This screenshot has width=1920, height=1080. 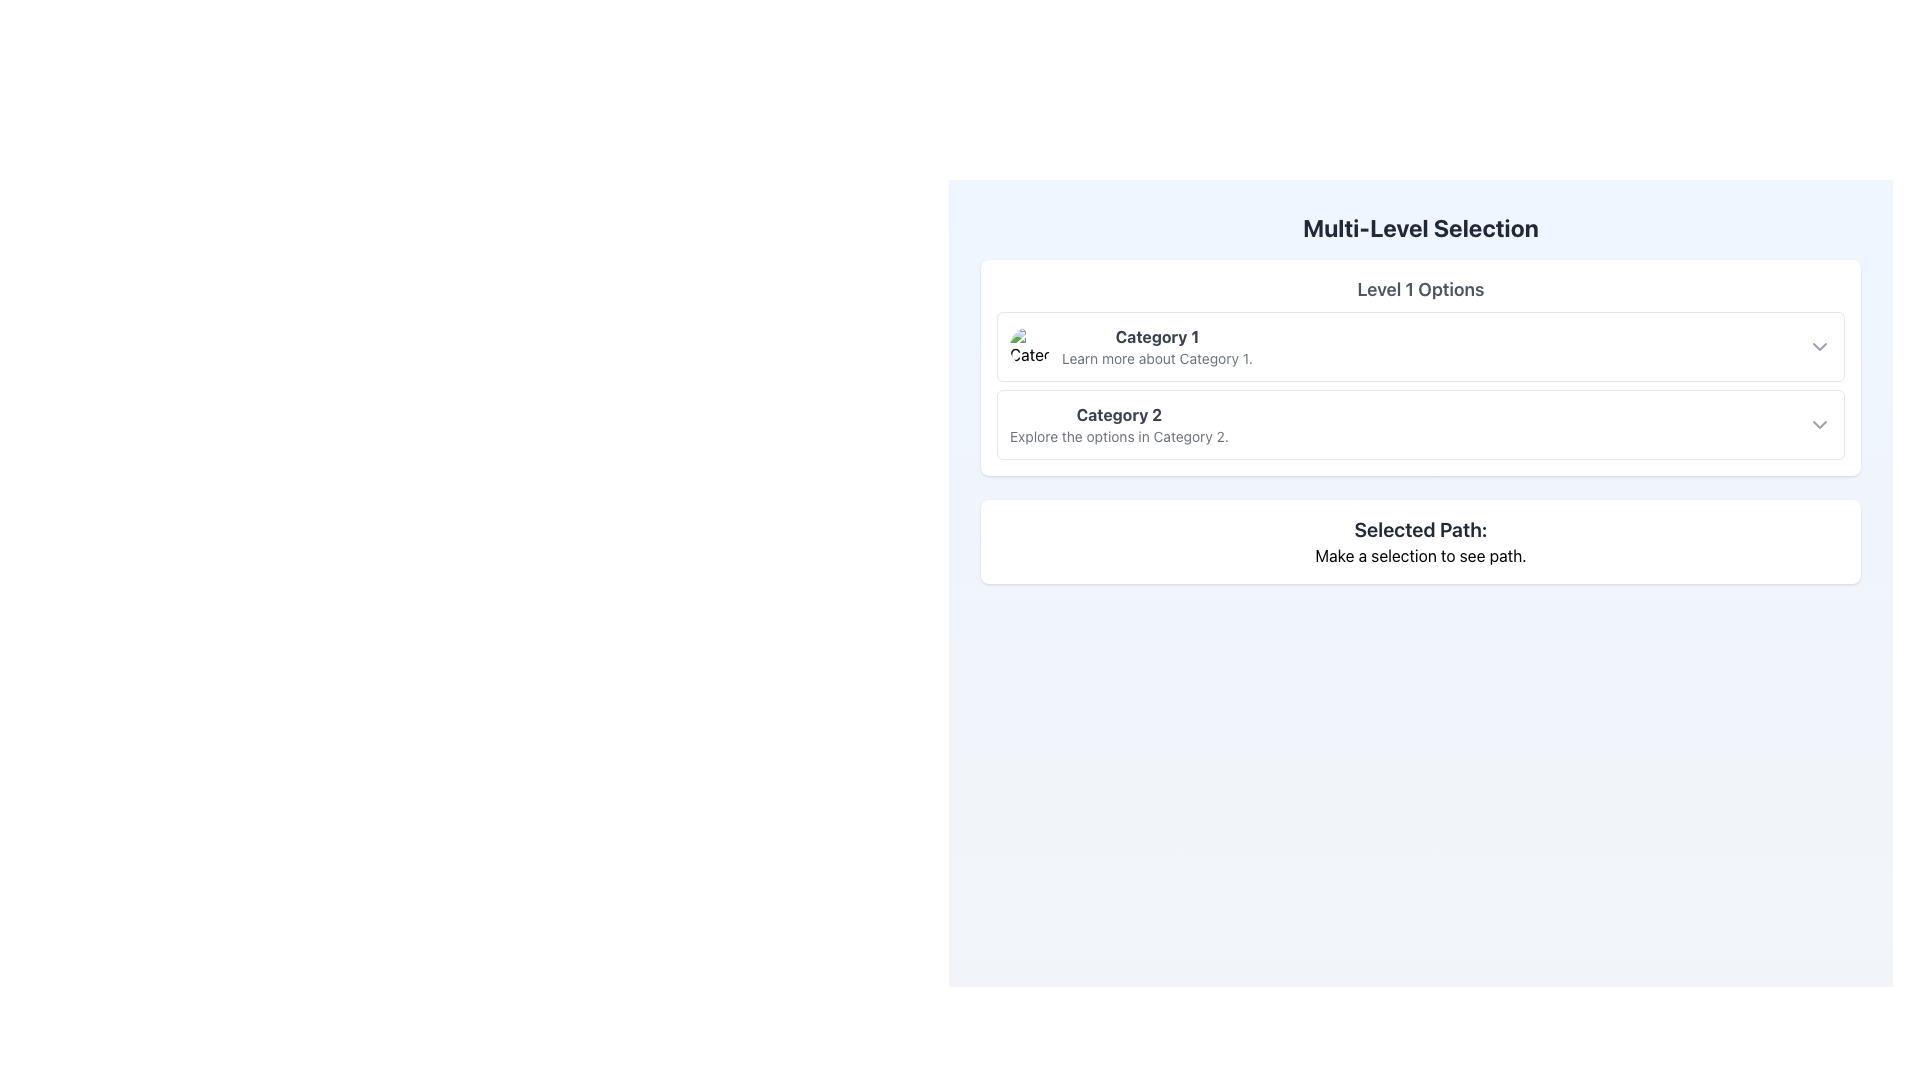 I want to click on the first interactive list item labeled 'Category 1', so click(x=1419, y=346).